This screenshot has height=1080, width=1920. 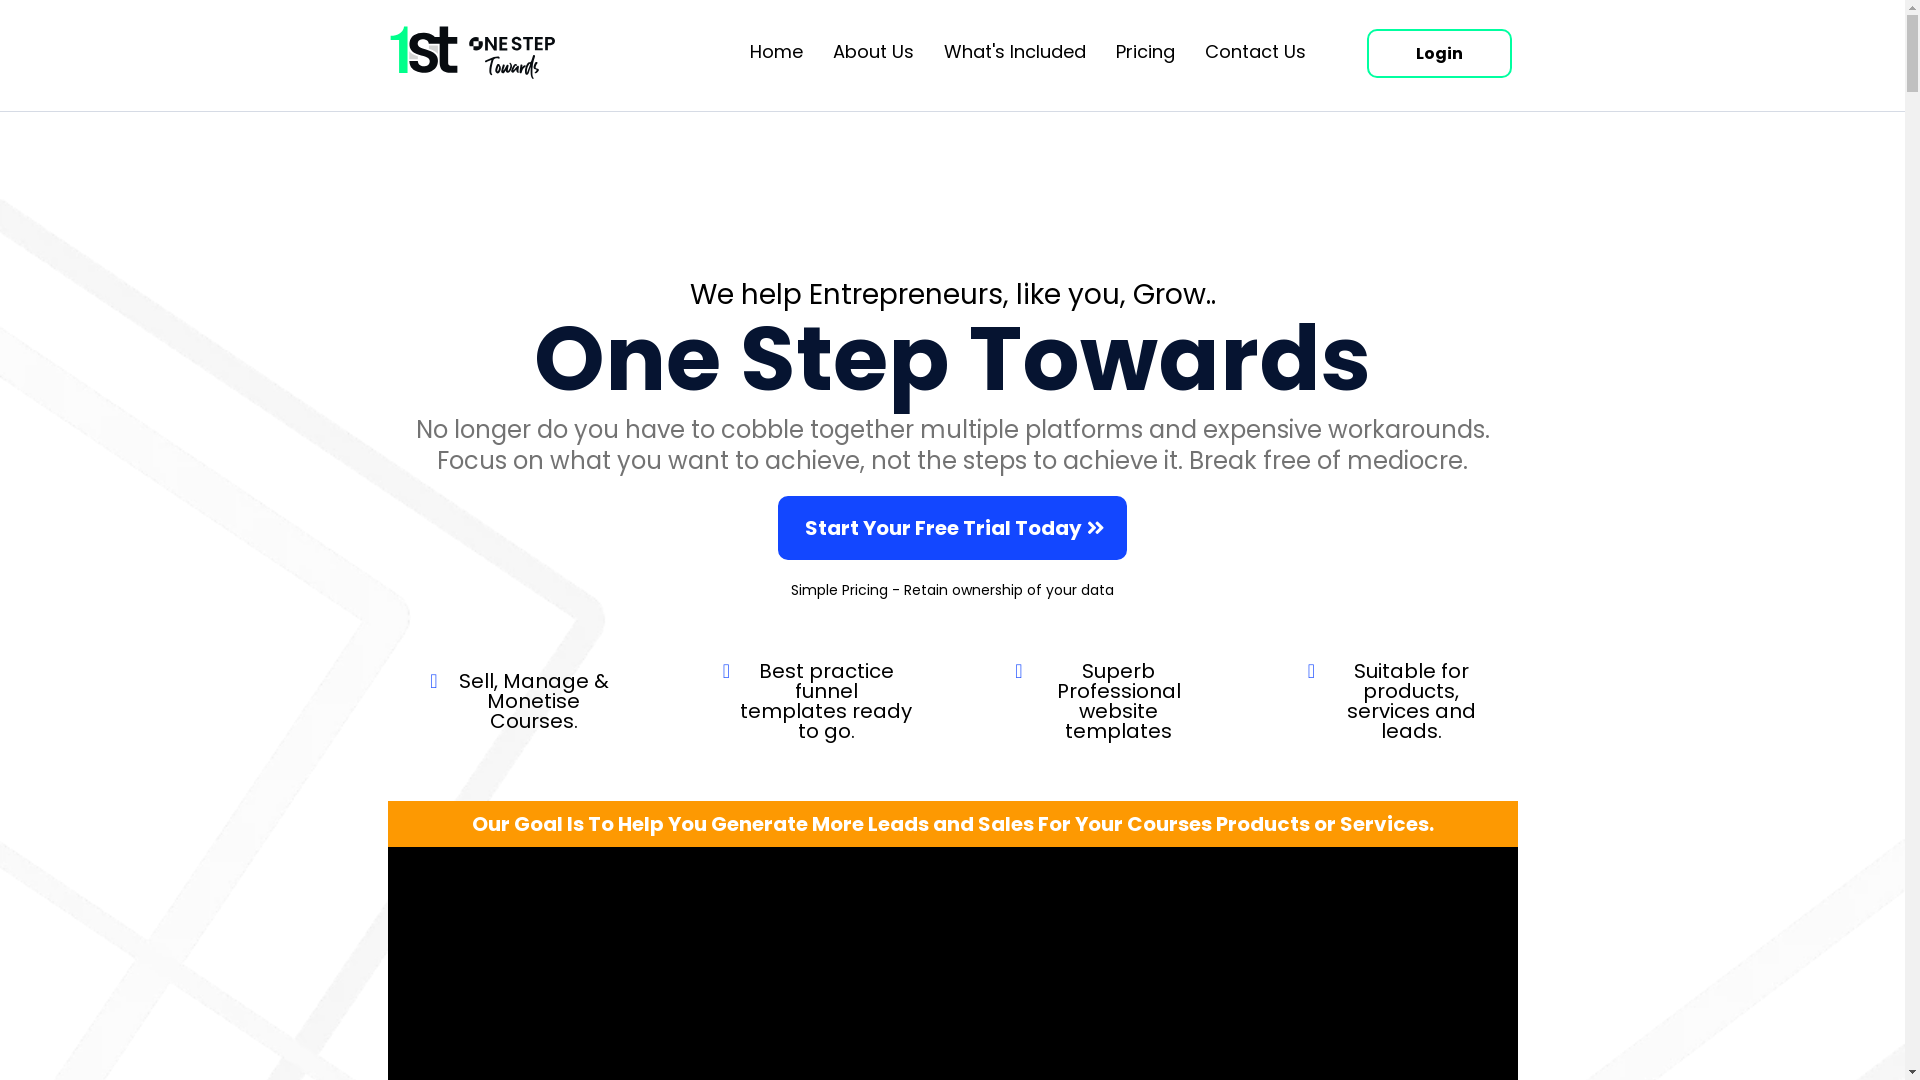 What do you see at coordinates (775, 51) in the screenshot?
I see `'Home'` at bounding box center [775, 51].